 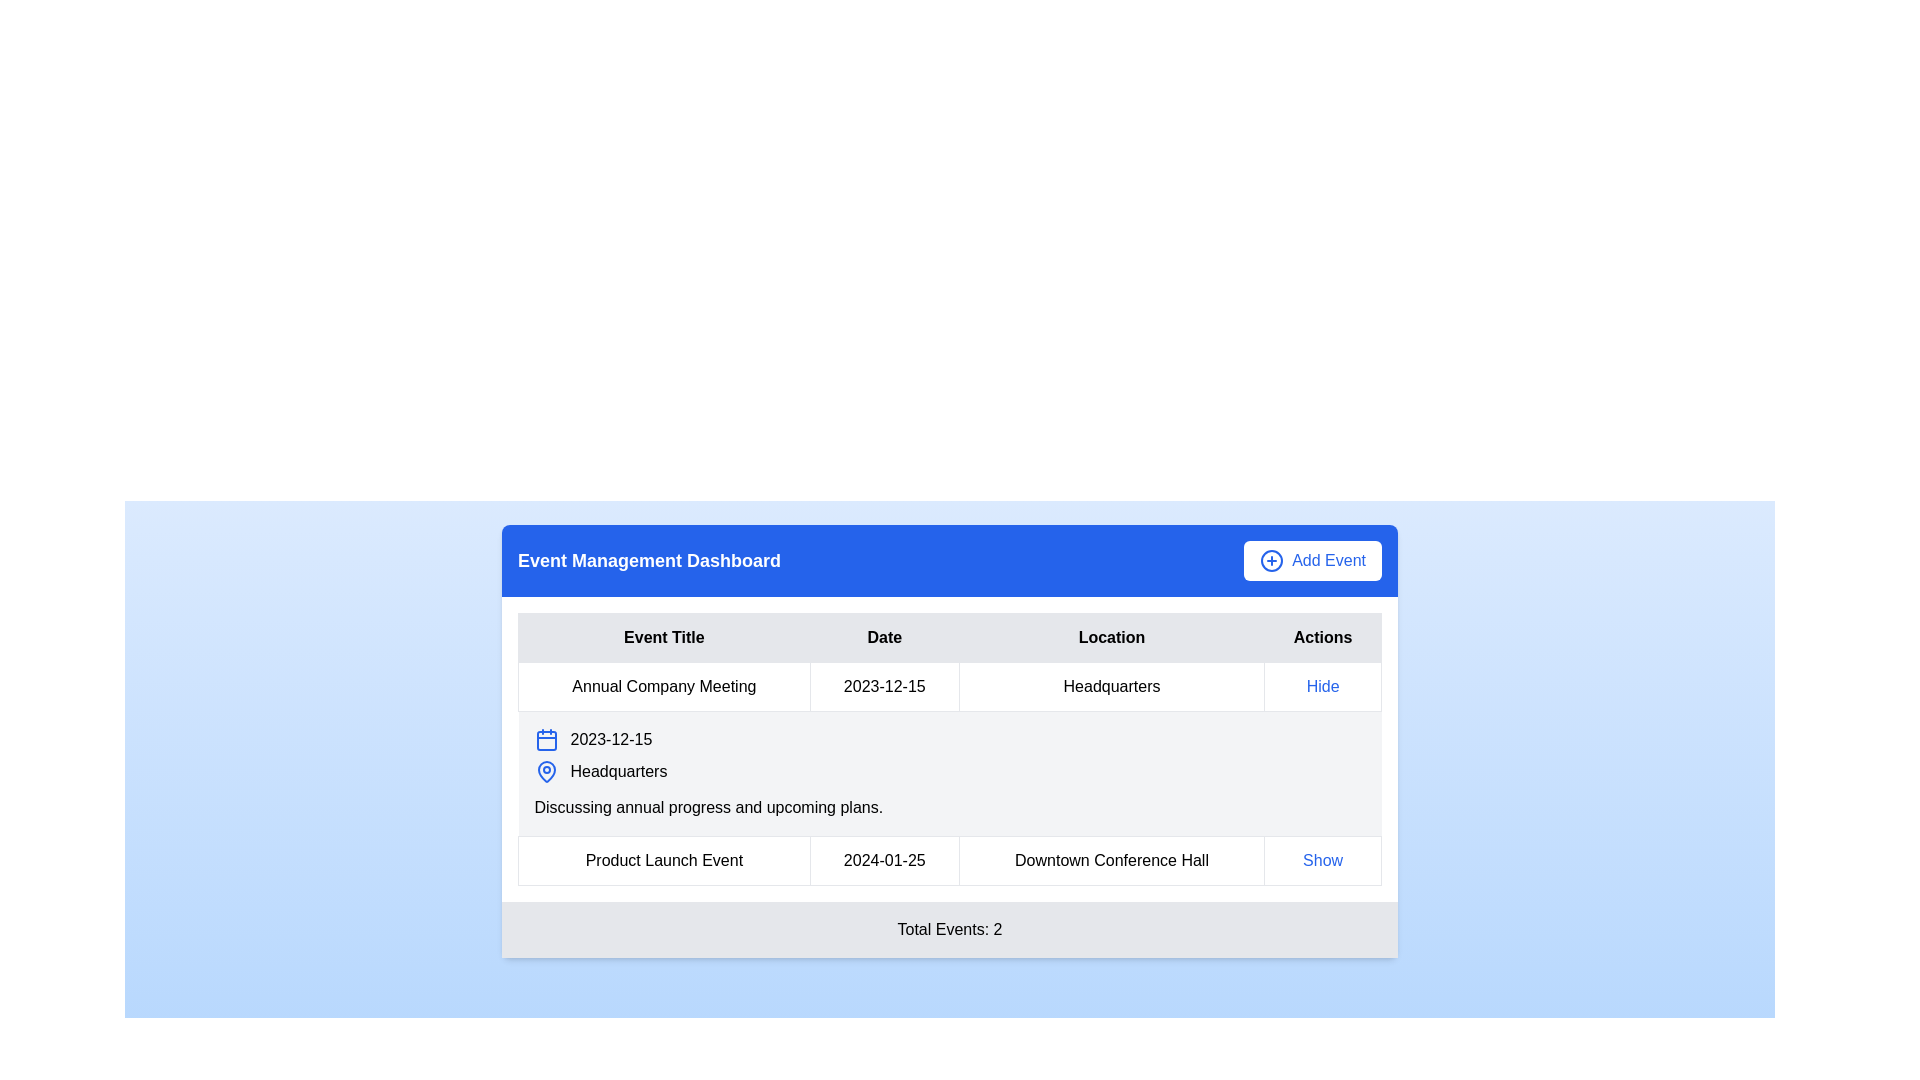 What do you see at coordinates (649, 560) in the screenshot?
I see `the static text label that serves as the title for the 'Event Management Dashboard', located on the left side of the blue banner, preceding the 'Add Event' button` at bounding box center [649, 560].